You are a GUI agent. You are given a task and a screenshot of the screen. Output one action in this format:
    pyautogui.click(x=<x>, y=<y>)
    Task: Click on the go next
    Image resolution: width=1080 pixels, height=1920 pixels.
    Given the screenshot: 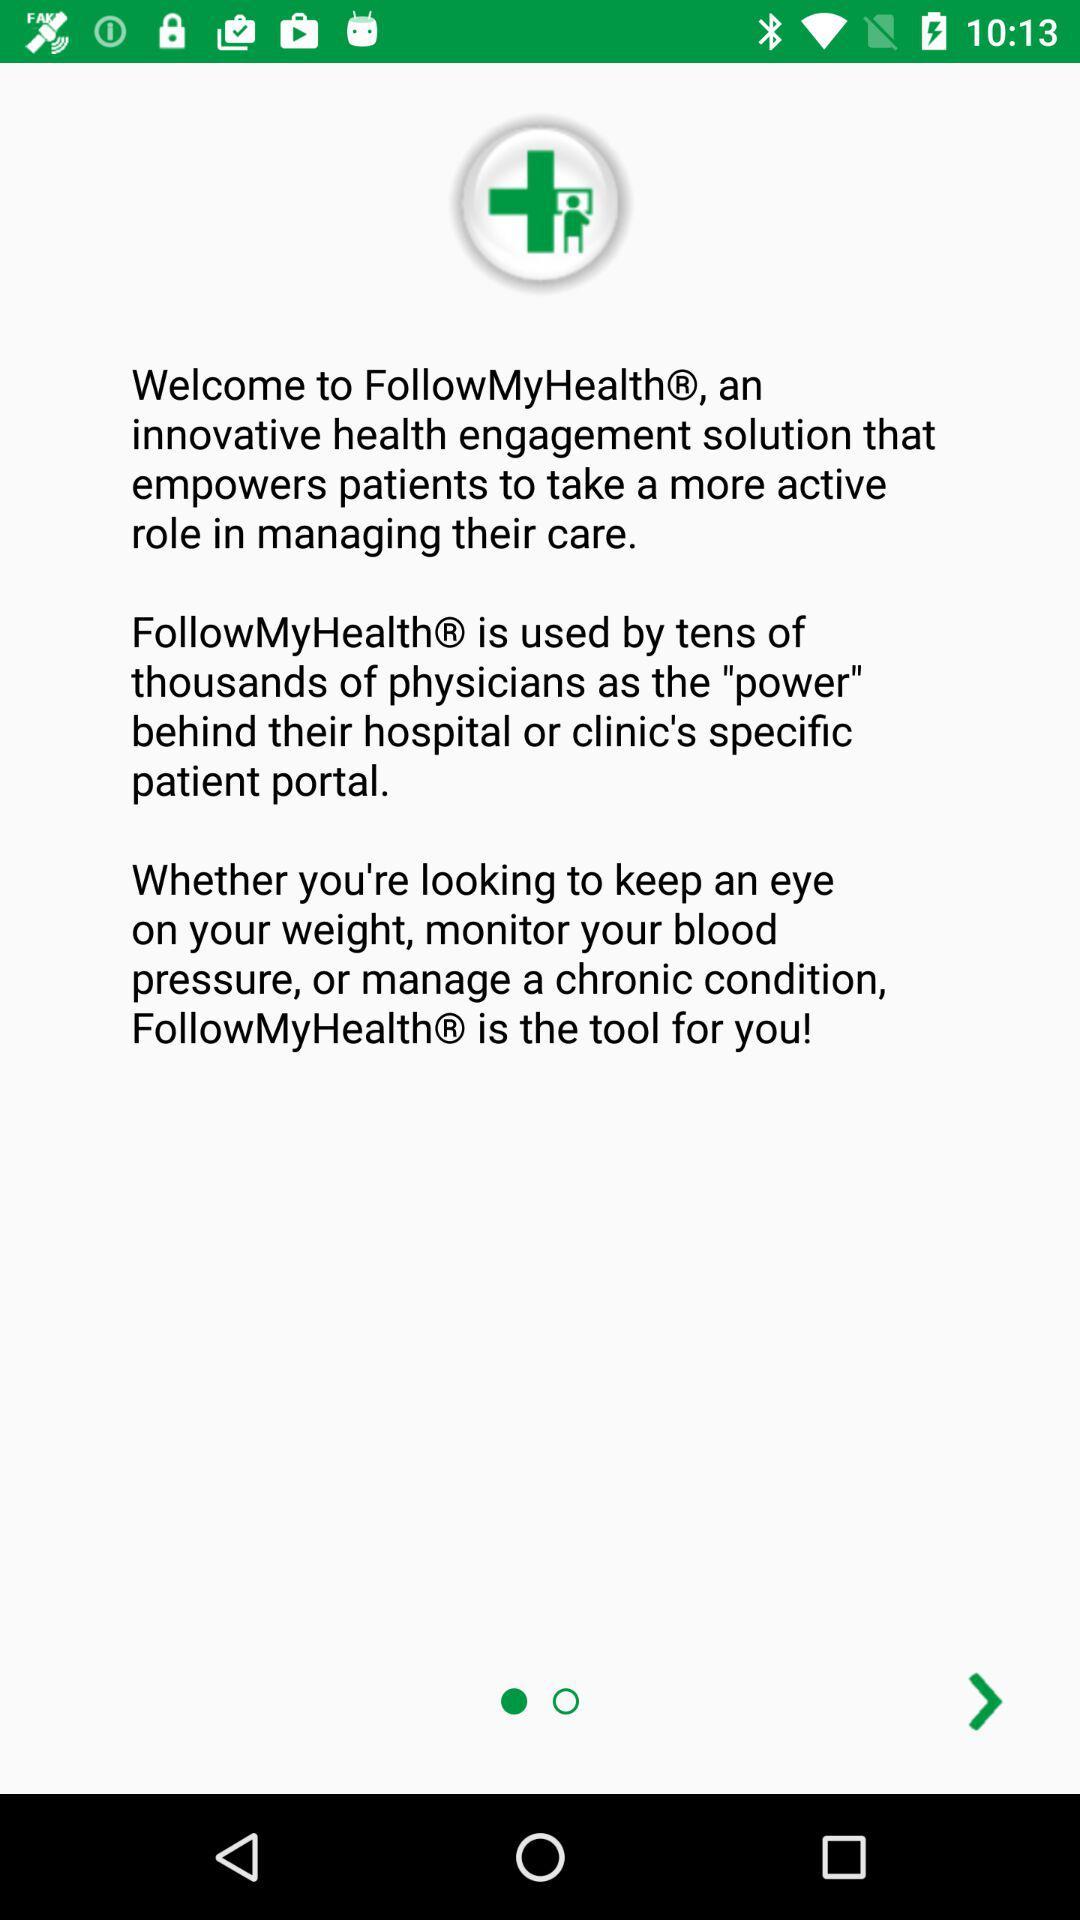 What is the action you would take?
    pyautogui.click(x=984, y=1700)
    